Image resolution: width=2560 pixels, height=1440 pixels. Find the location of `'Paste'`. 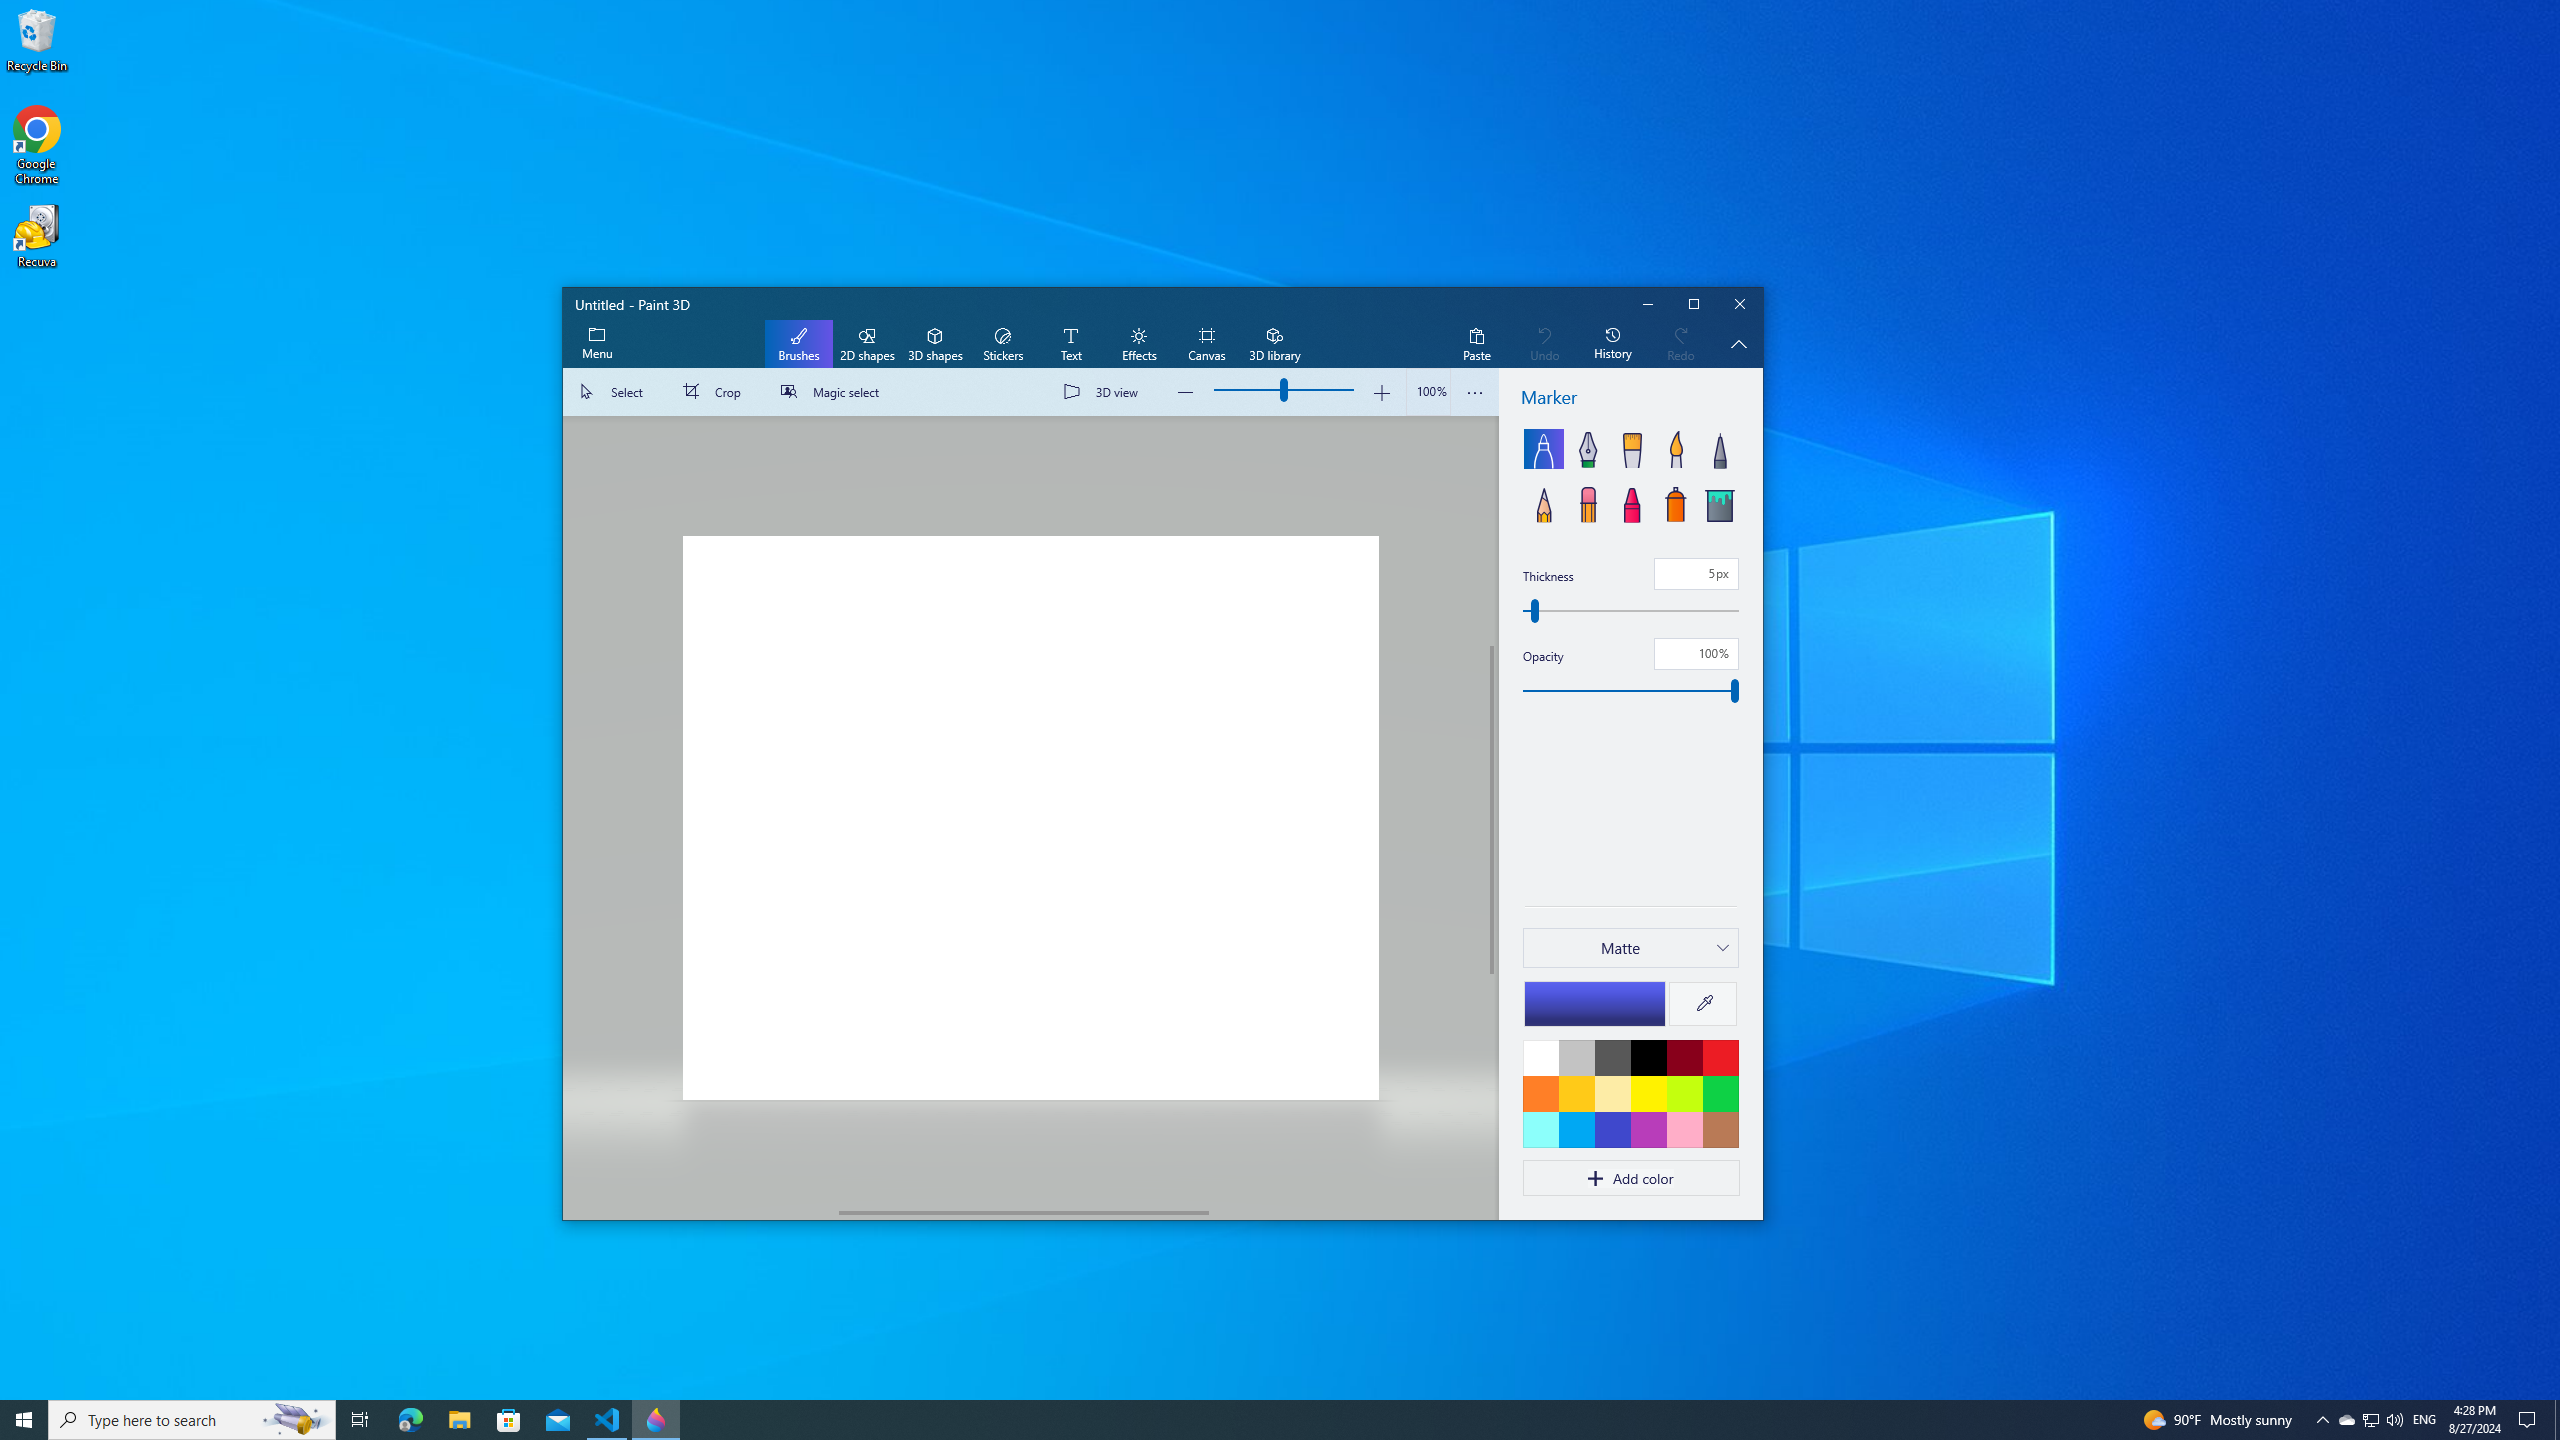

'Paste' is located at coordinates (1476, 344).